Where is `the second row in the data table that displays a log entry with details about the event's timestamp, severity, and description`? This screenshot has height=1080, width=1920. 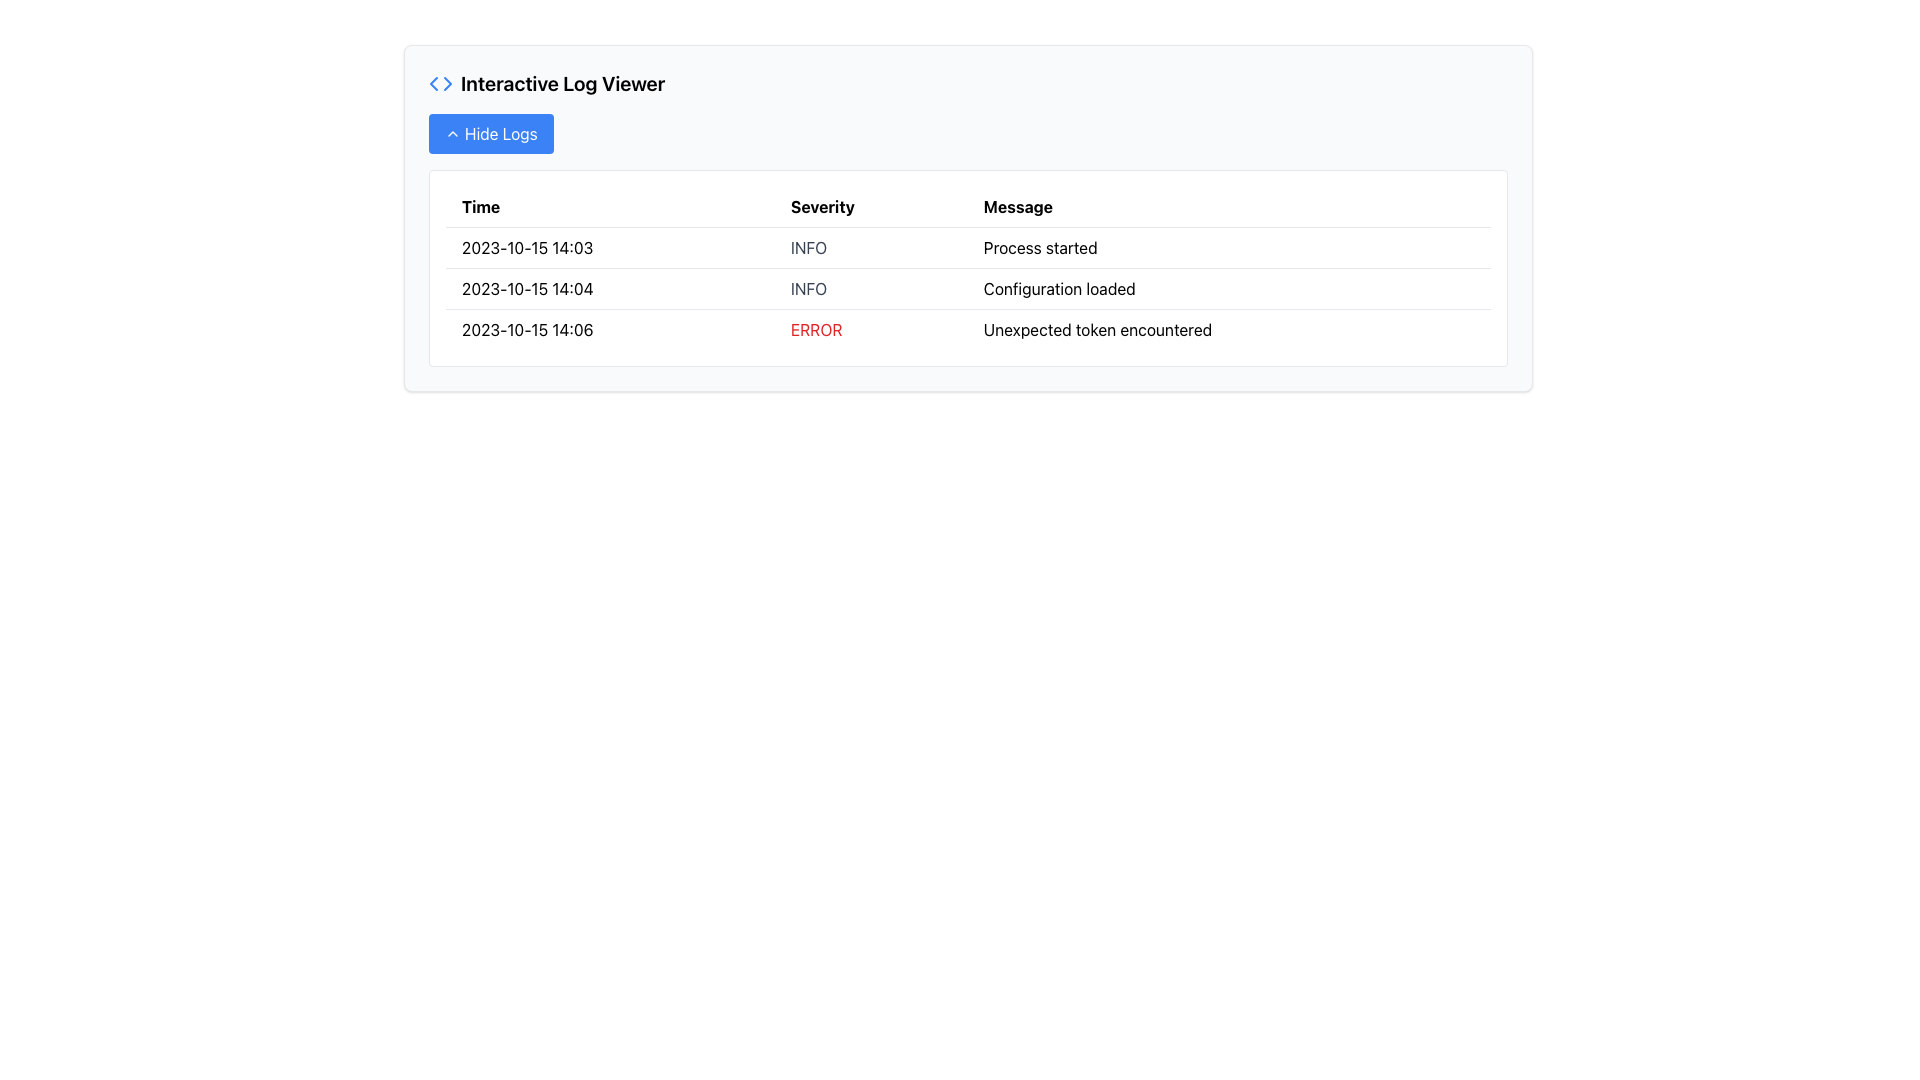 the second row in the data table that displays a log entry with details about the event's timestamp, severity, and description is located at coordinates (968, 289).